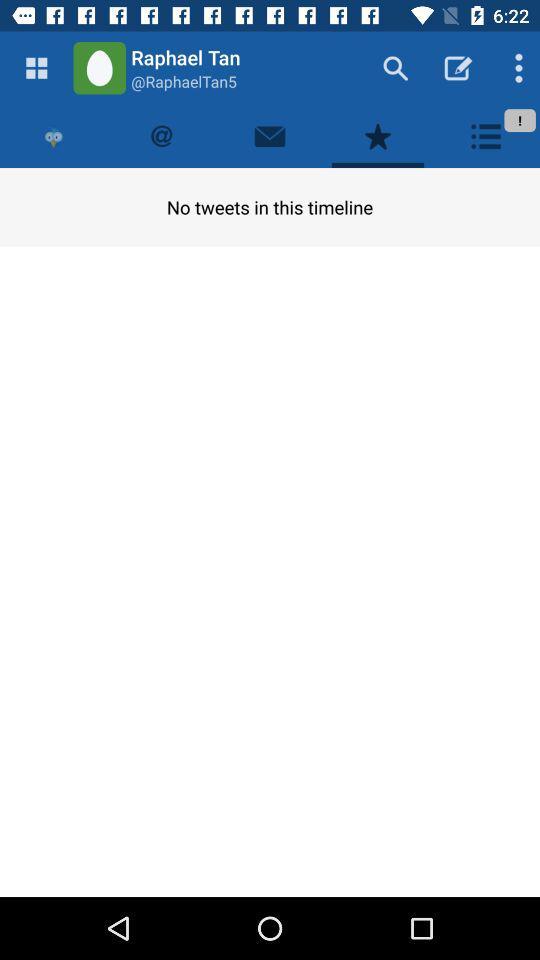 The width and height of the screenshot is (540, 960). I want to click on open messages, so click(270, 135).